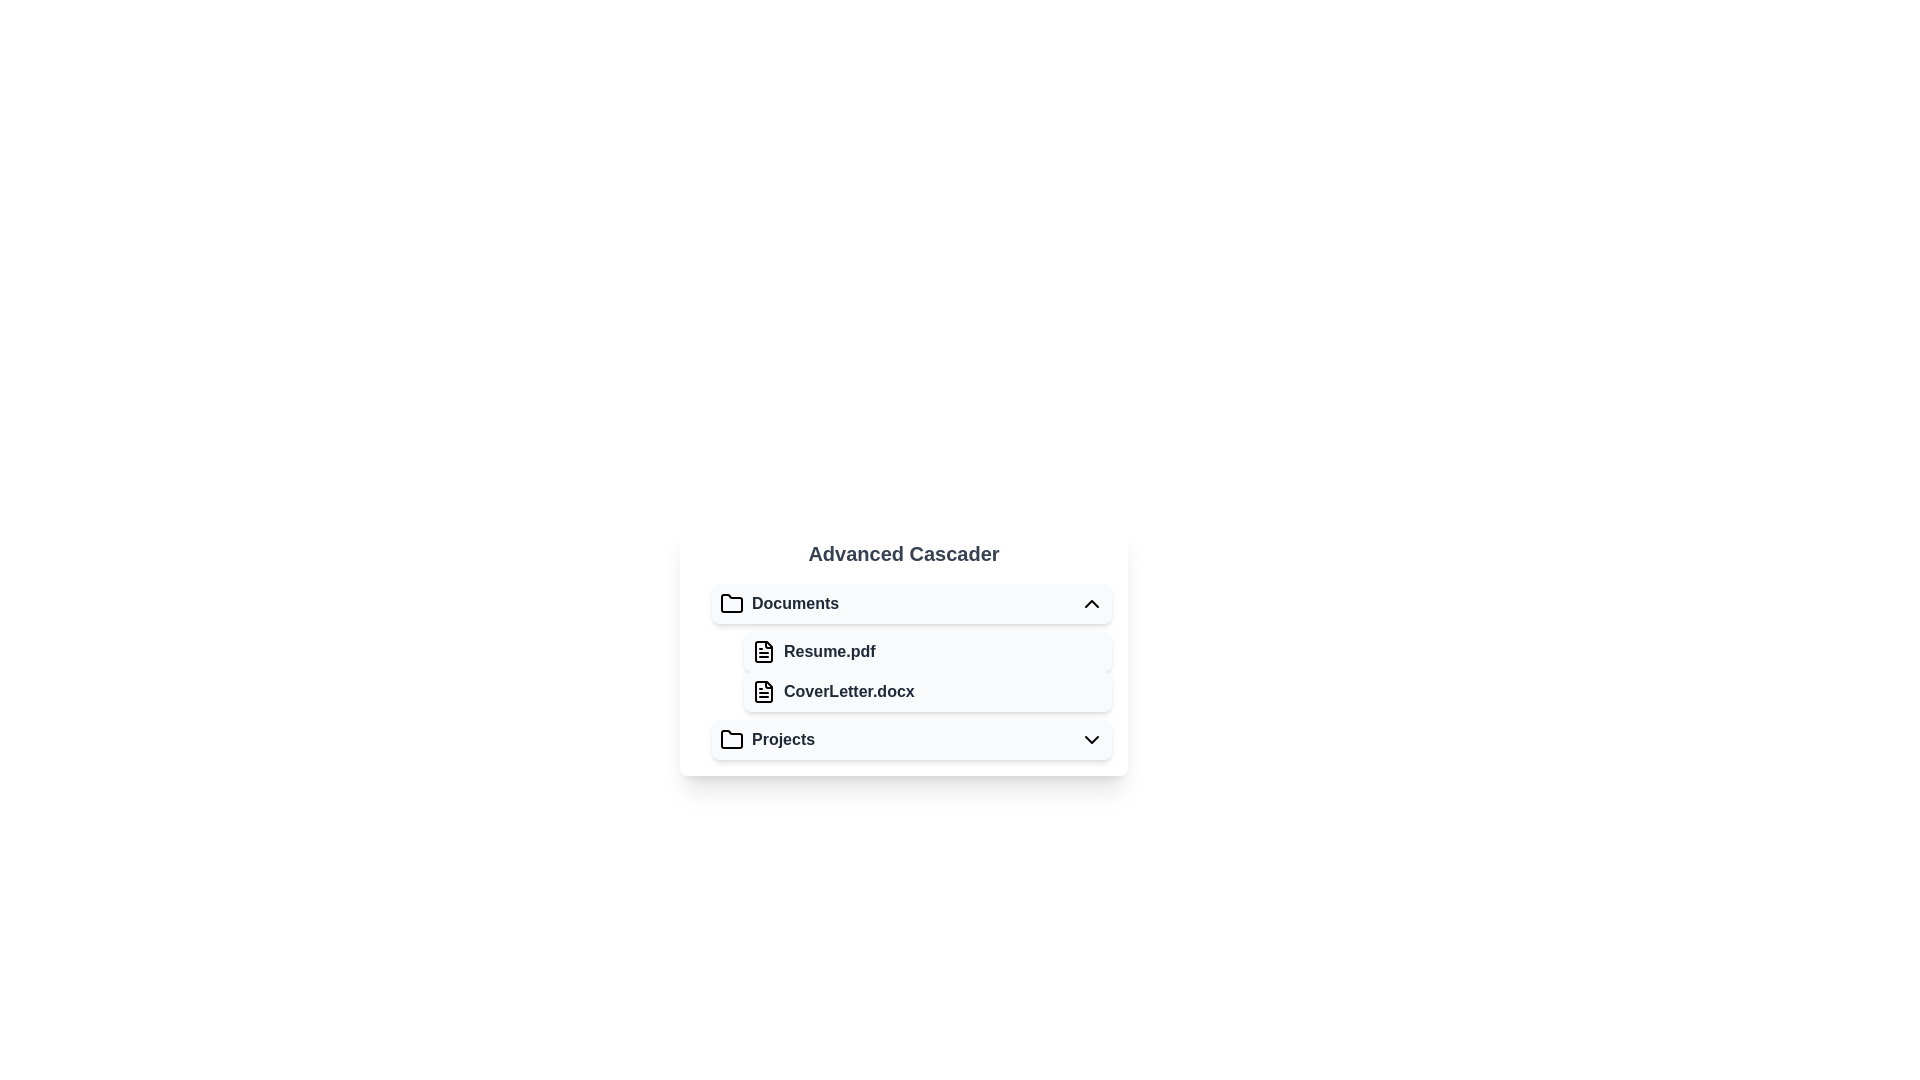 This screenshot has height=1080, width=1920. I want to click on the list item for 'Resume.pdf', so click(926, 651).